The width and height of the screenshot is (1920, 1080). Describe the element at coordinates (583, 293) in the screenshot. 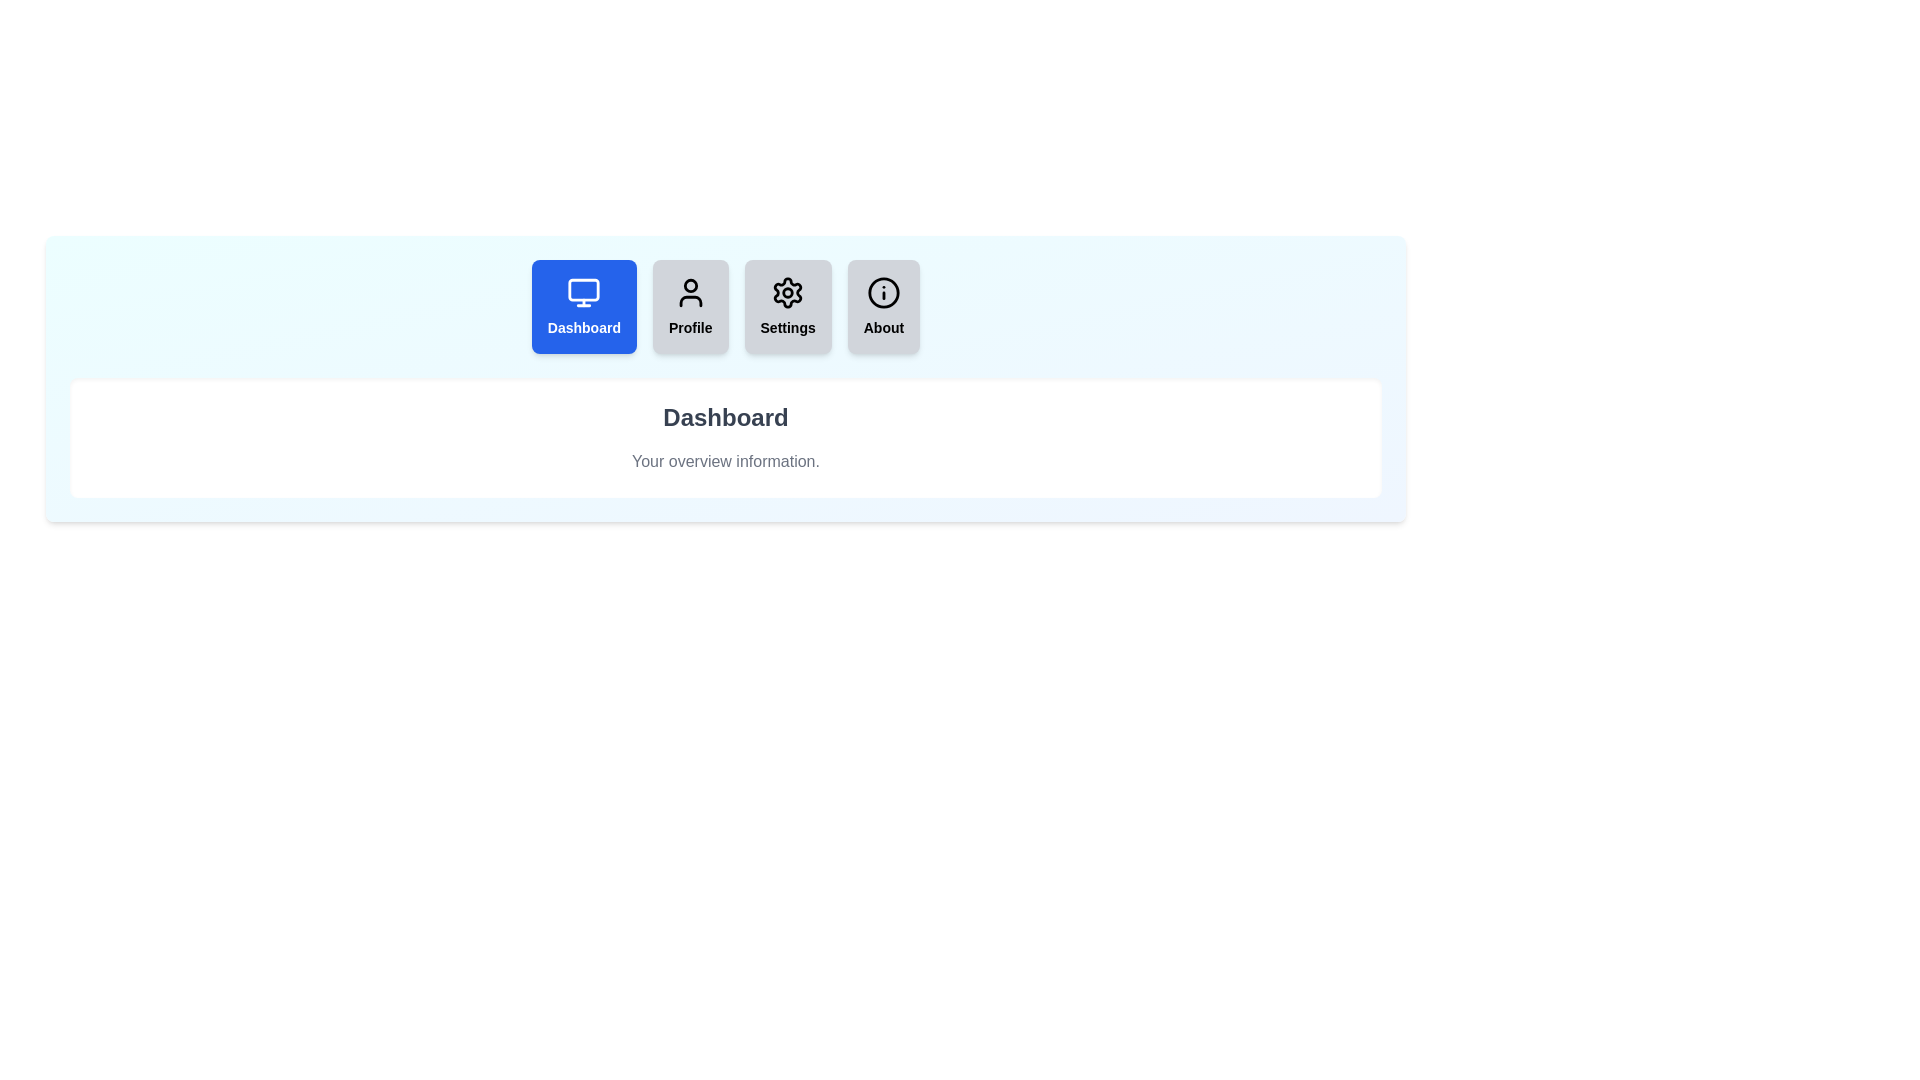

I see `the icon in the Dashboard tab` at that location.